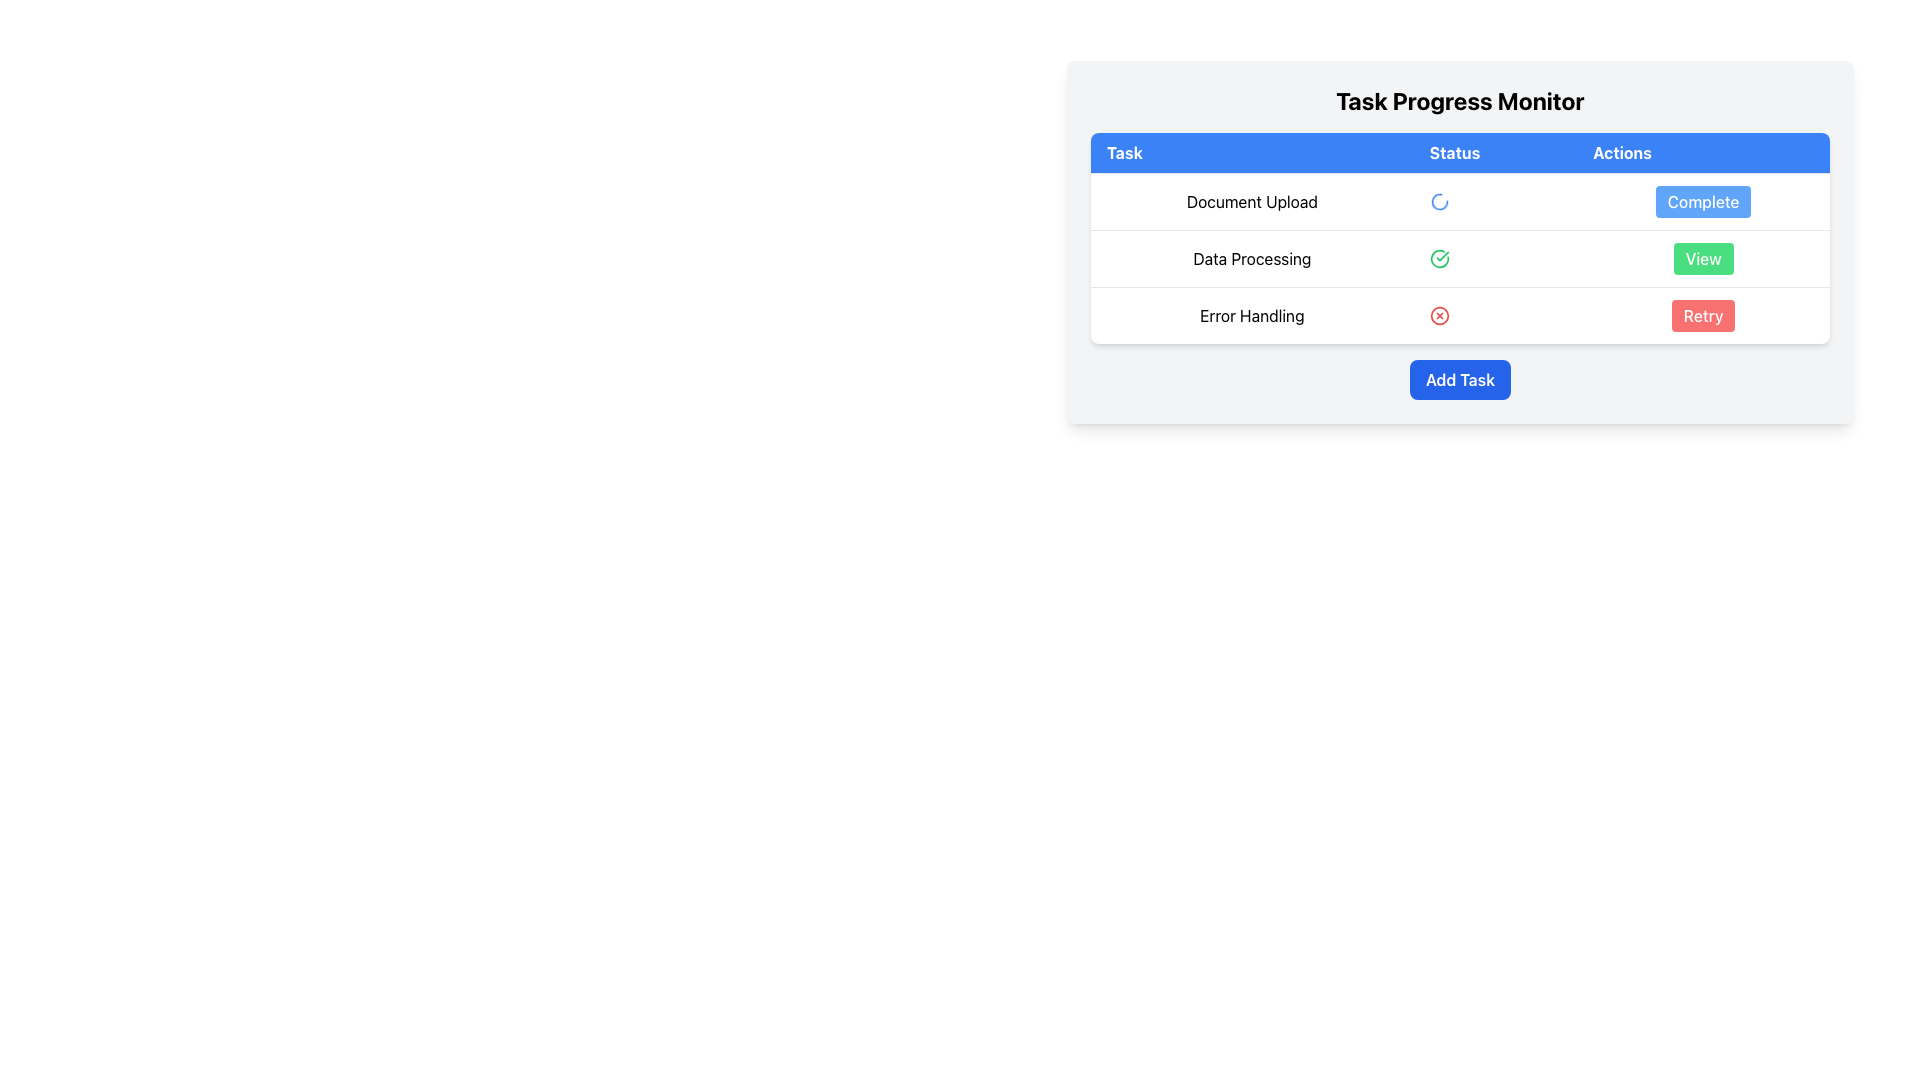 This screenshot has width=1920, height=1080. Describe the element at coordinates (1251, 201) in the screenshot. I see `the 'Document Upload' text label in the task column of the progress tracking table` at that location.